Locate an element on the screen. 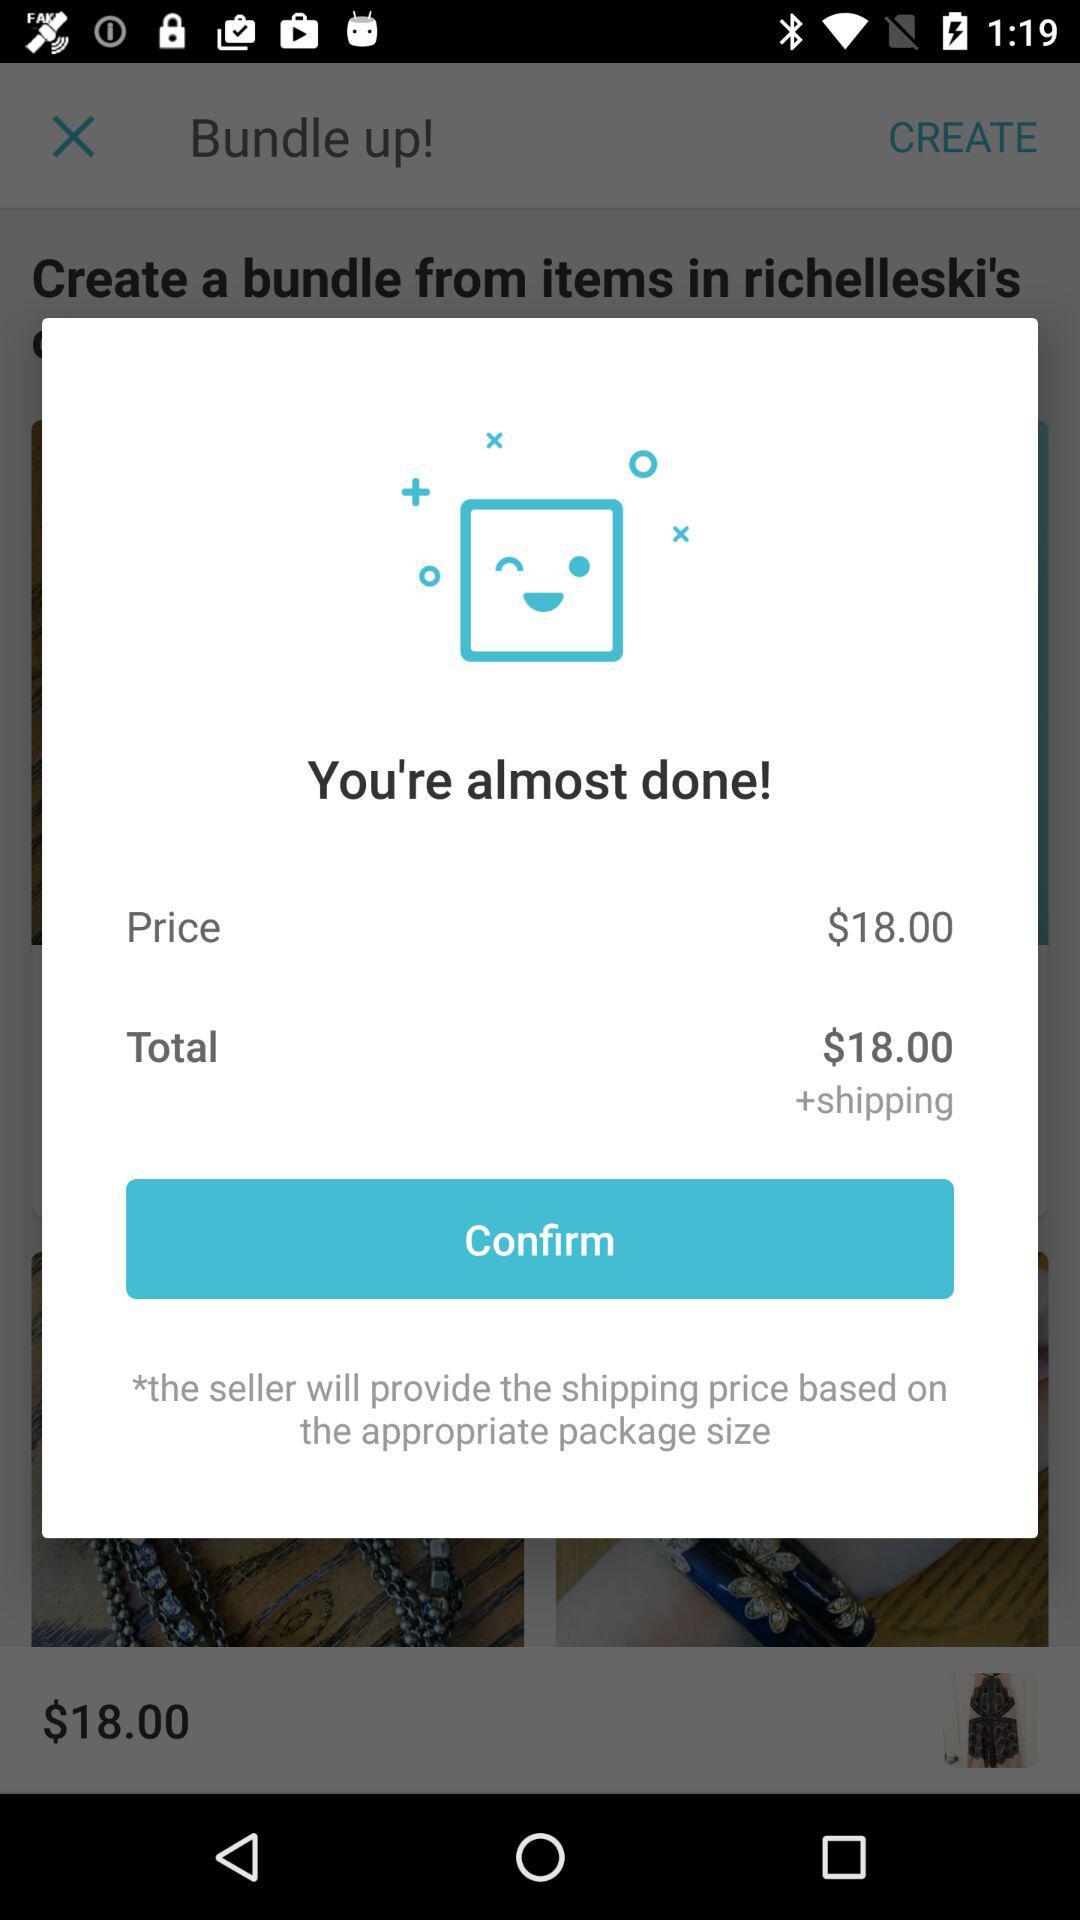 The height and width of the screenshot is (1920, 1080). confirm item is located at coordinates (540, 1237).